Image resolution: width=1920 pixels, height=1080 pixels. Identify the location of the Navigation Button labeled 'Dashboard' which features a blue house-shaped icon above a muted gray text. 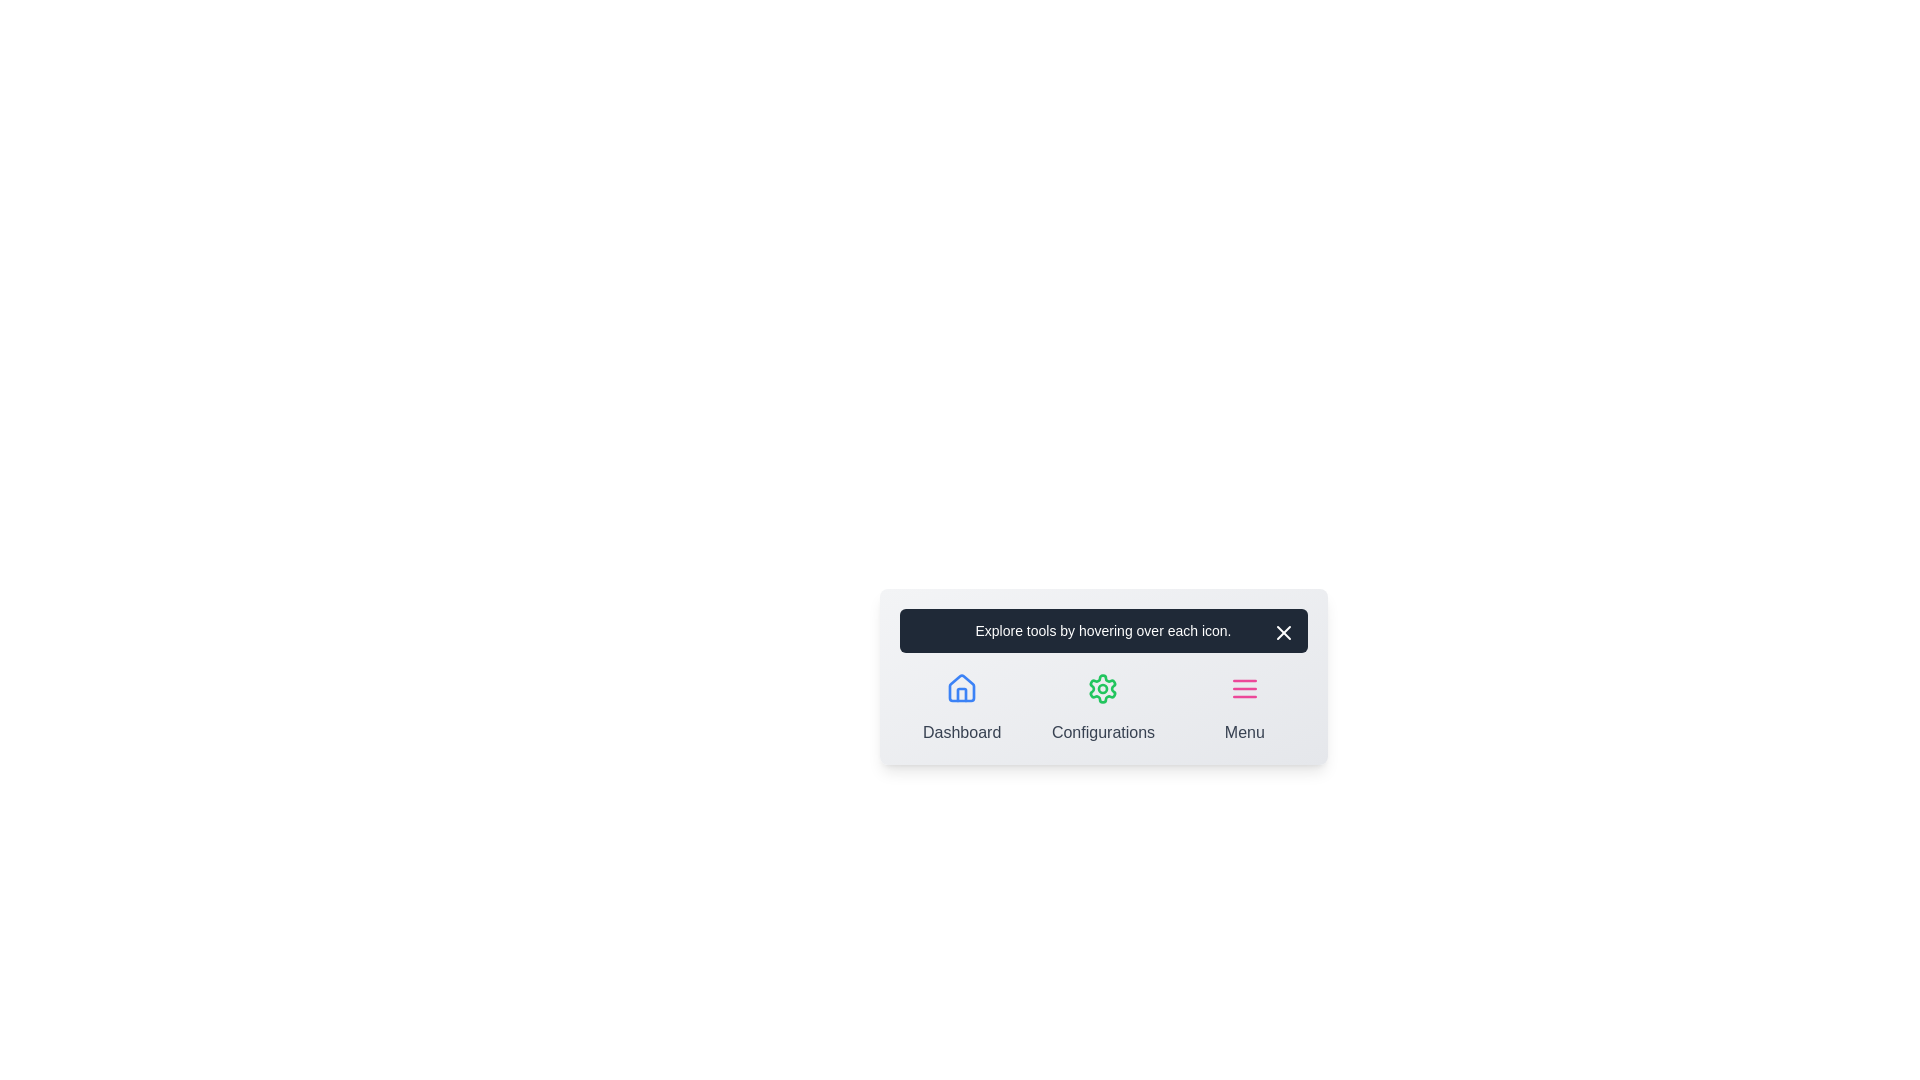
(962, 704).